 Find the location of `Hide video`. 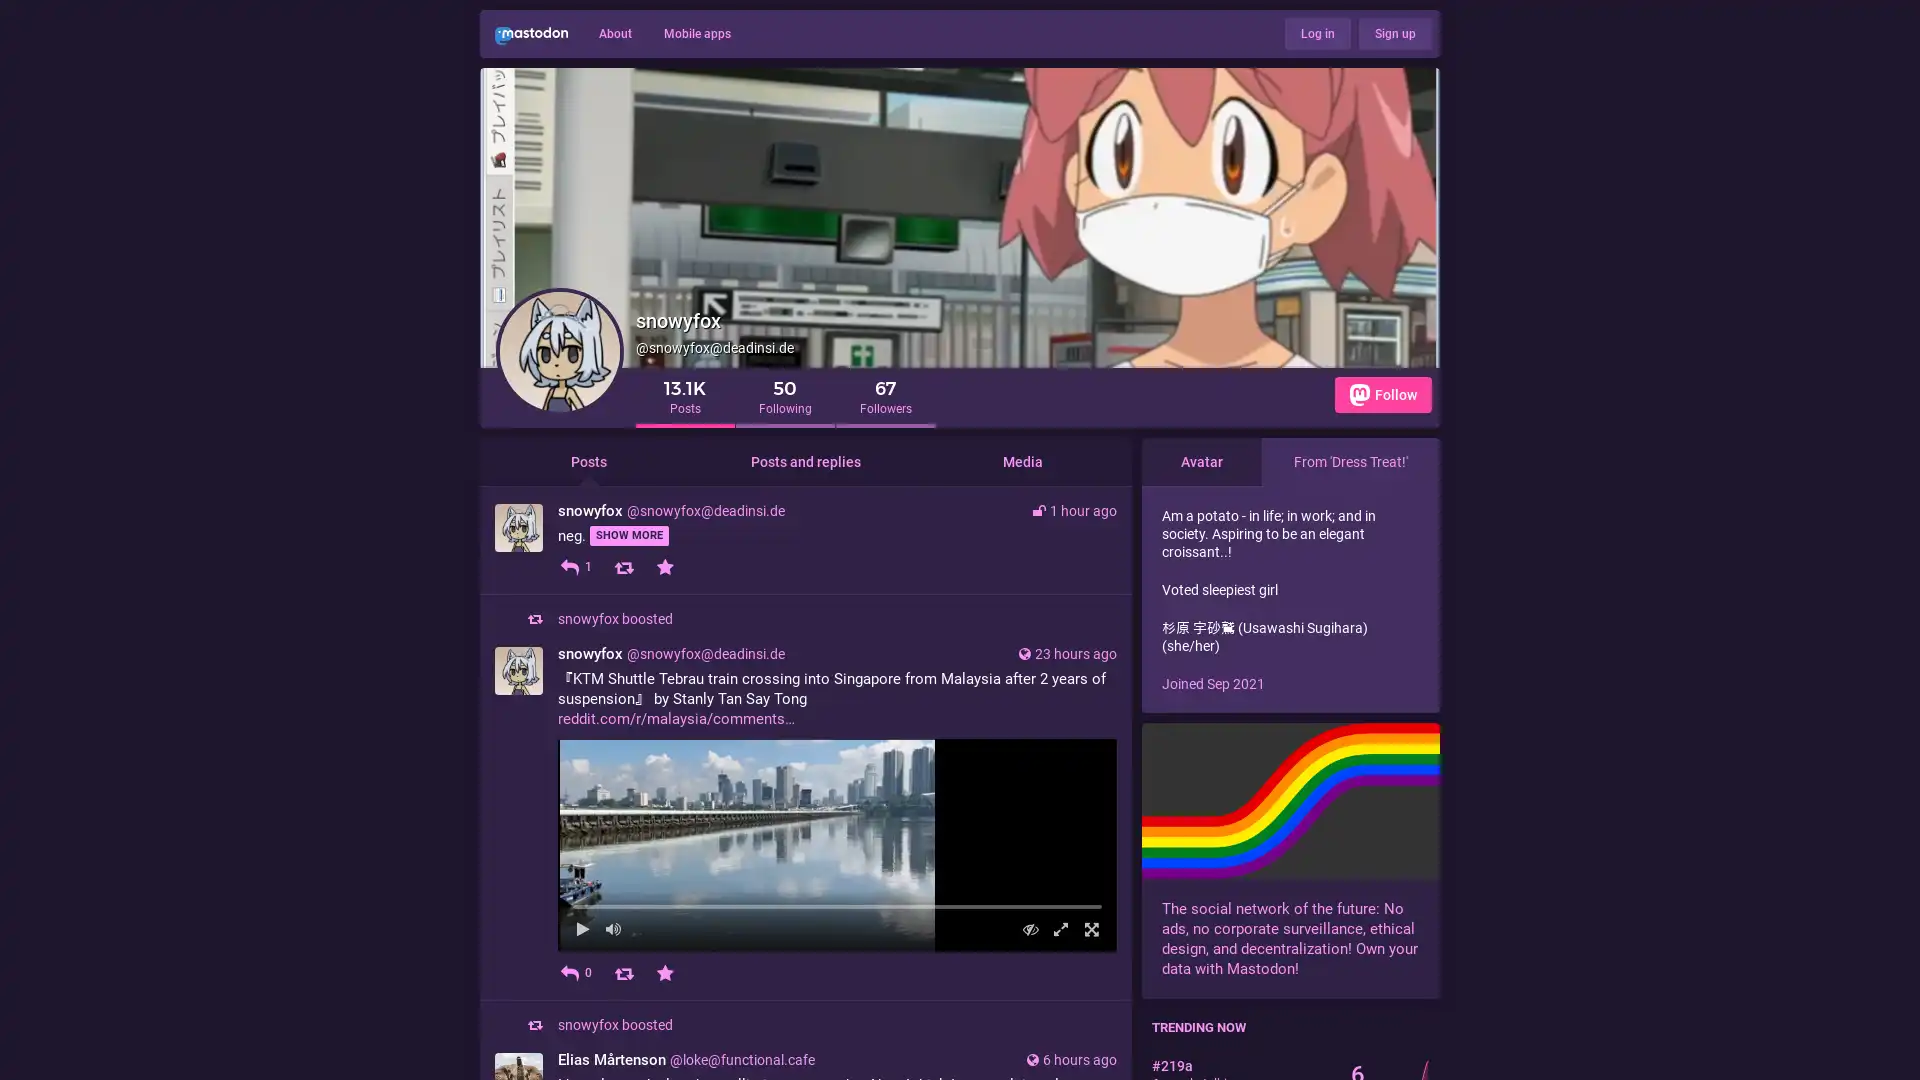

Hide video is located at coordinates (1030, 1030).